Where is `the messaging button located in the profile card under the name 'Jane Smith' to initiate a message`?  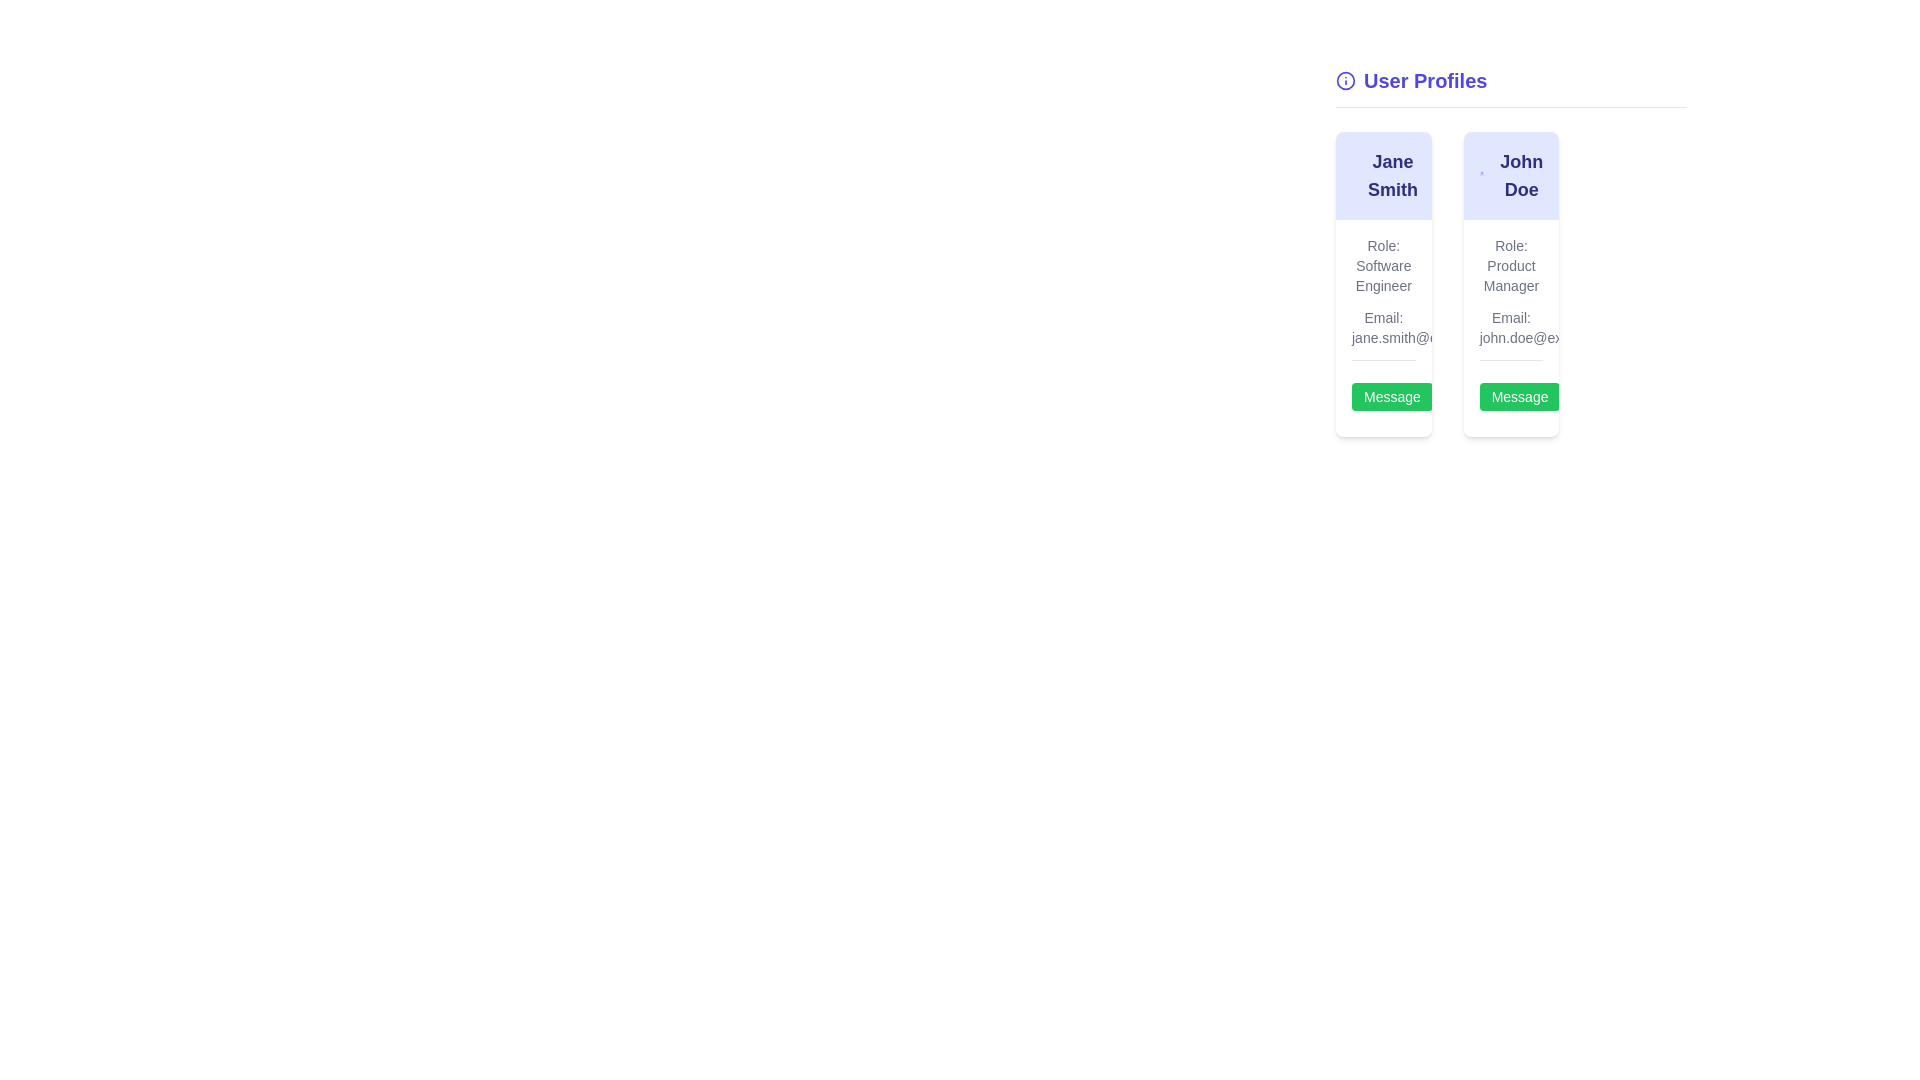
the messaging button located in the profile card under the name 'Jane Smith' to initiate a message is located at coordinates (1391, 397).